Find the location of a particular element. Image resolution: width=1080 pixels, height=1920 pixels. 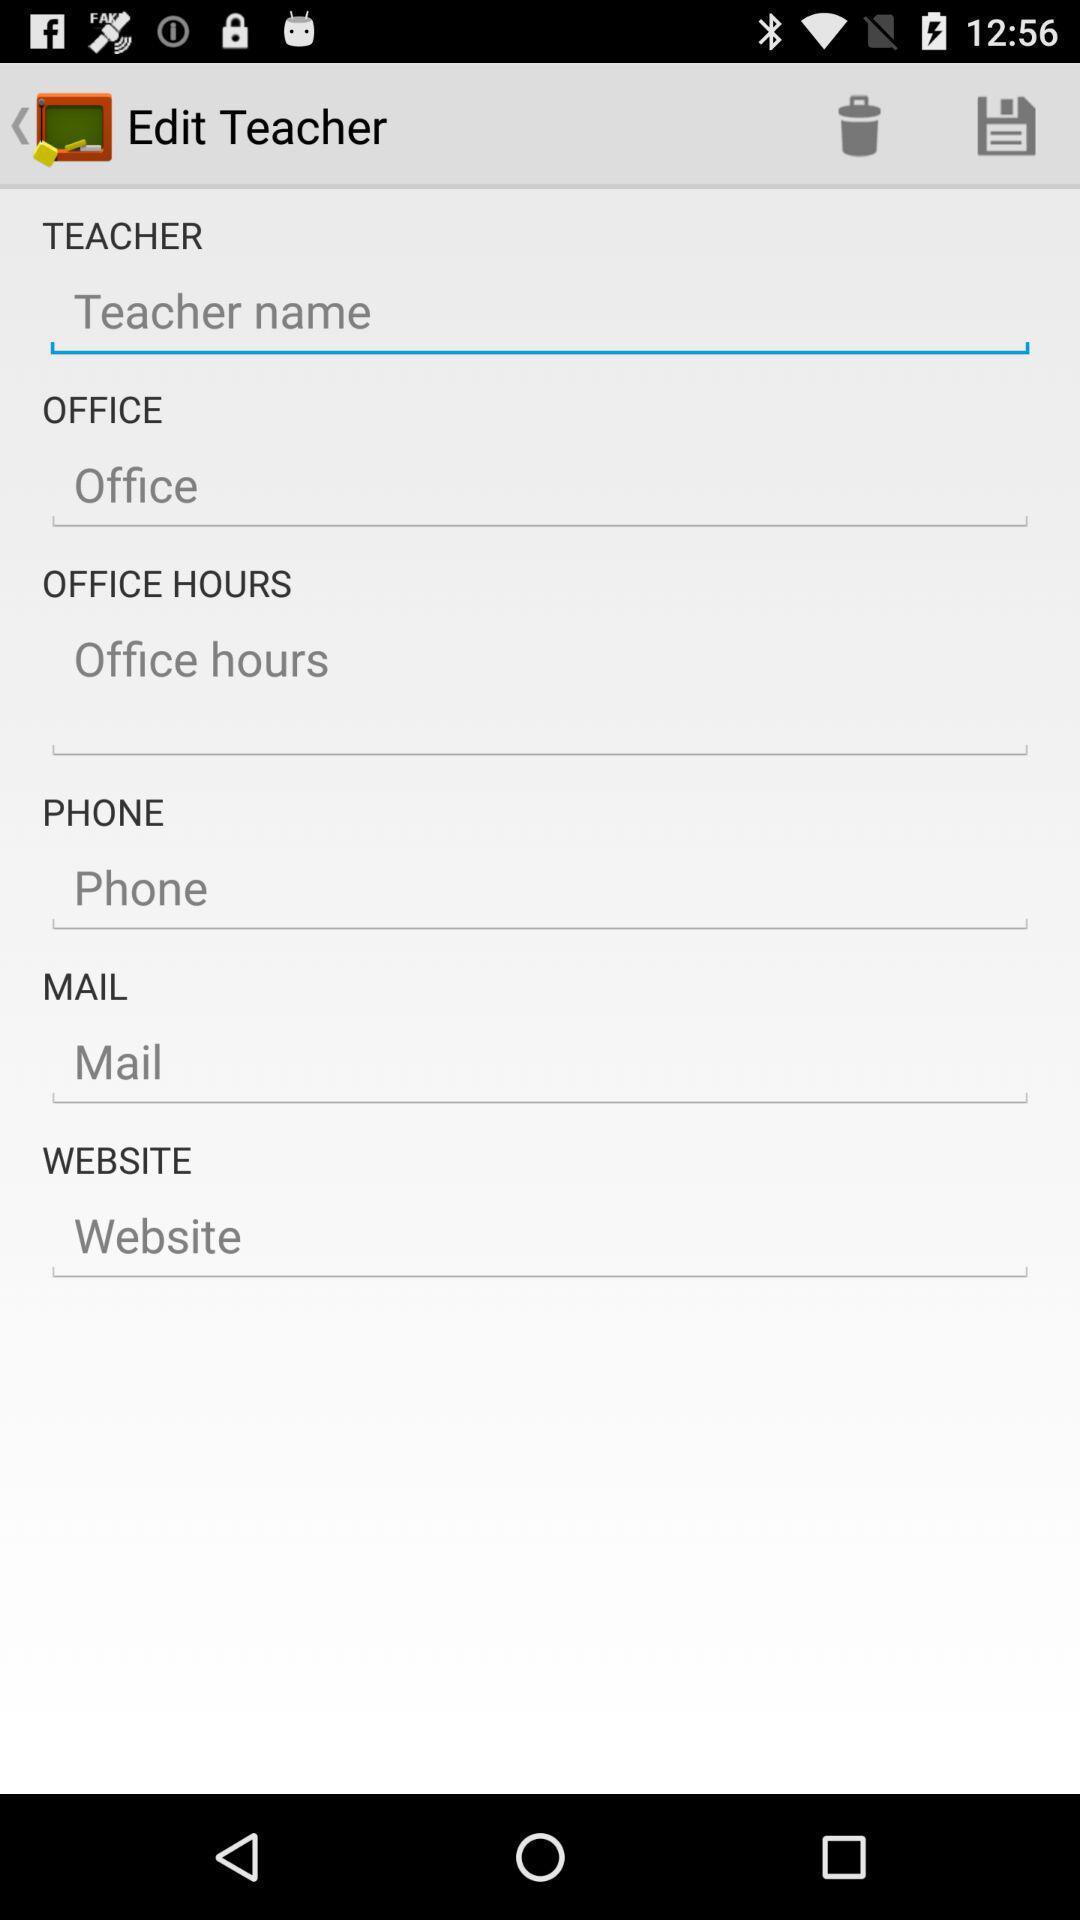

the button is used to enter the teachers name is located at coordinates (540, 310).